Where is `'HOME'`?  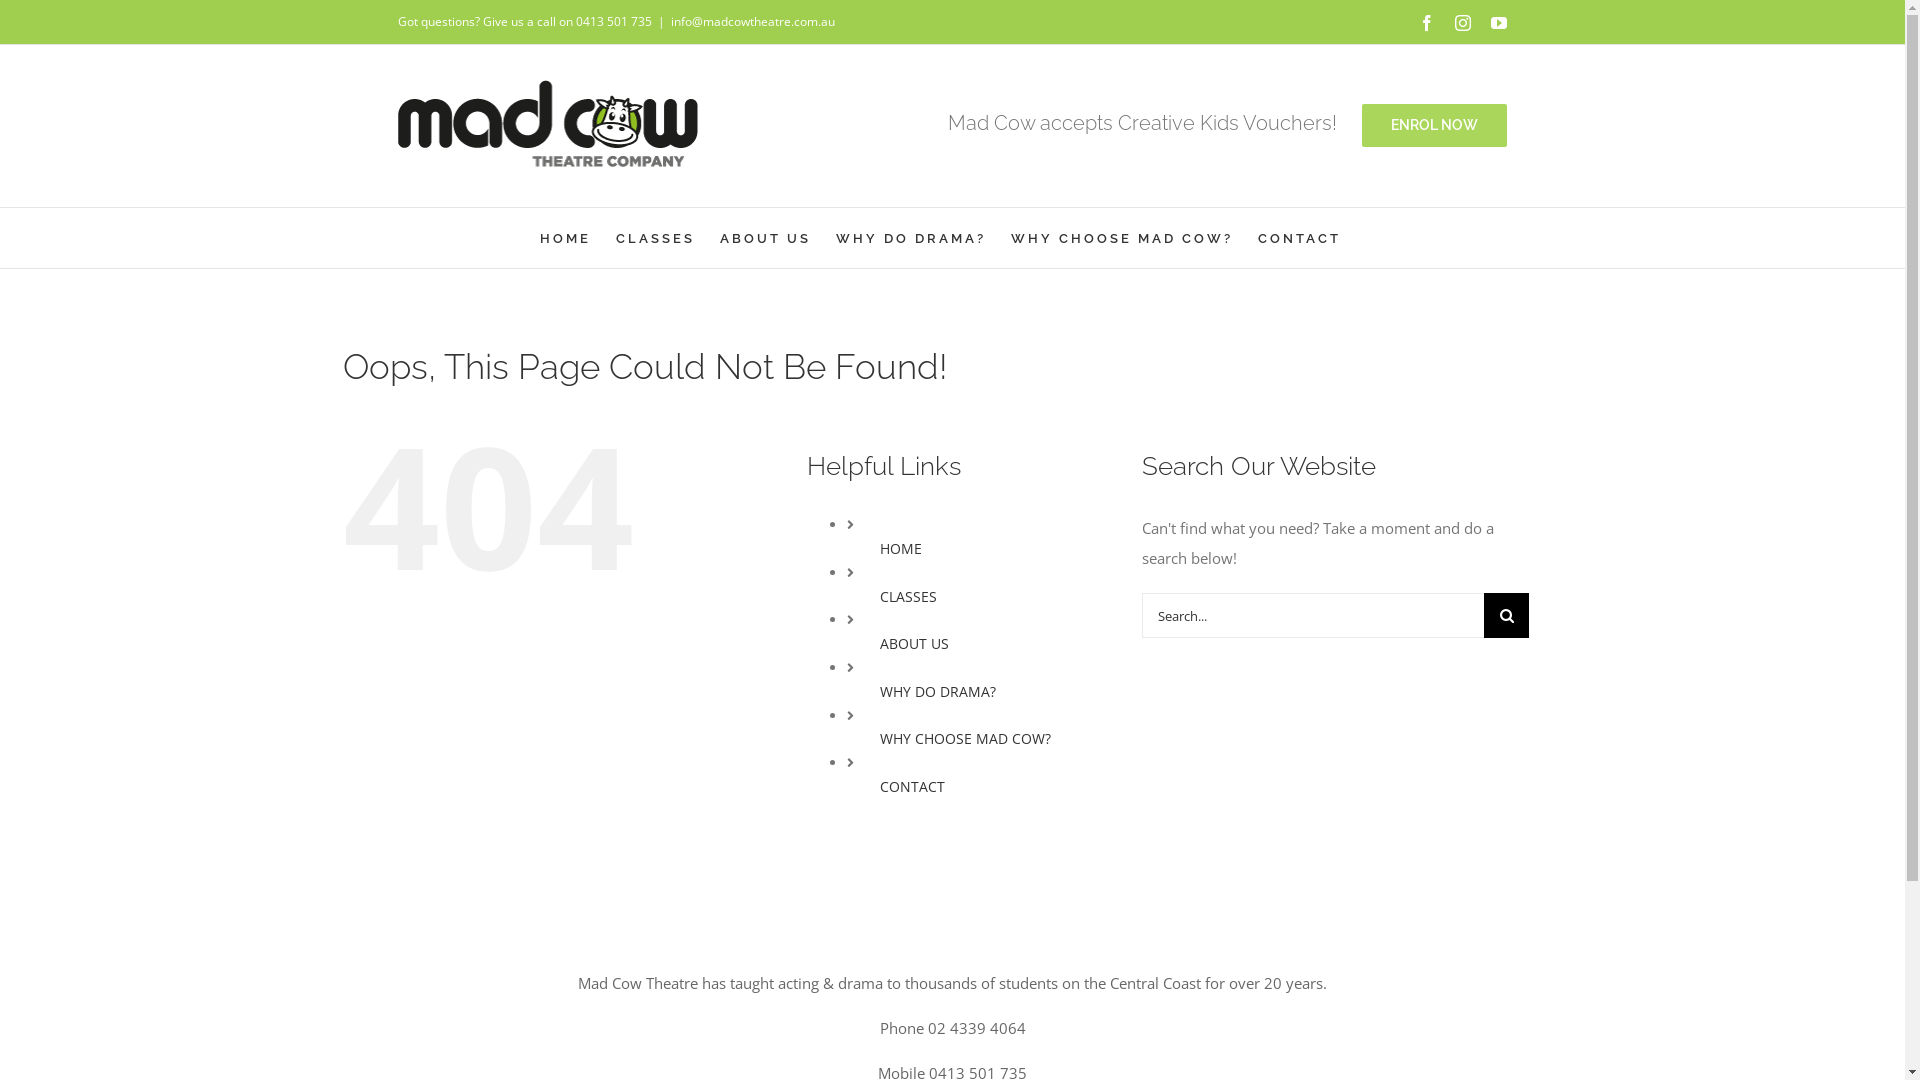
'HOME' is located at coordinates (900, 548).